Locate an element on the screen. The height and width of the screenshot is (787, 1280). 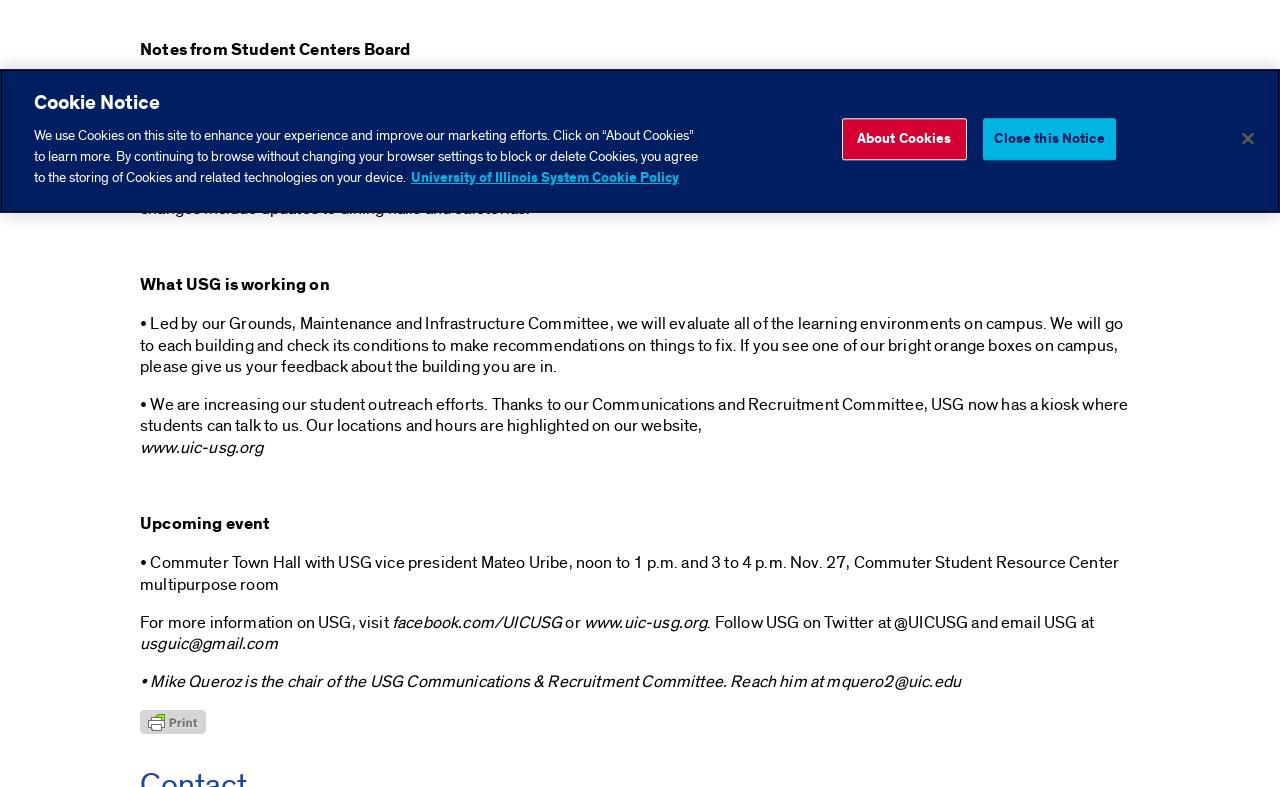
'• We are increasing our student outreach efforts. Thanks to our Communications and Recruitment Committee, USG now has a kiosk where students can talk to us. Our locations and hours are highlighted on our website,' is located at coordinates (632, 414).